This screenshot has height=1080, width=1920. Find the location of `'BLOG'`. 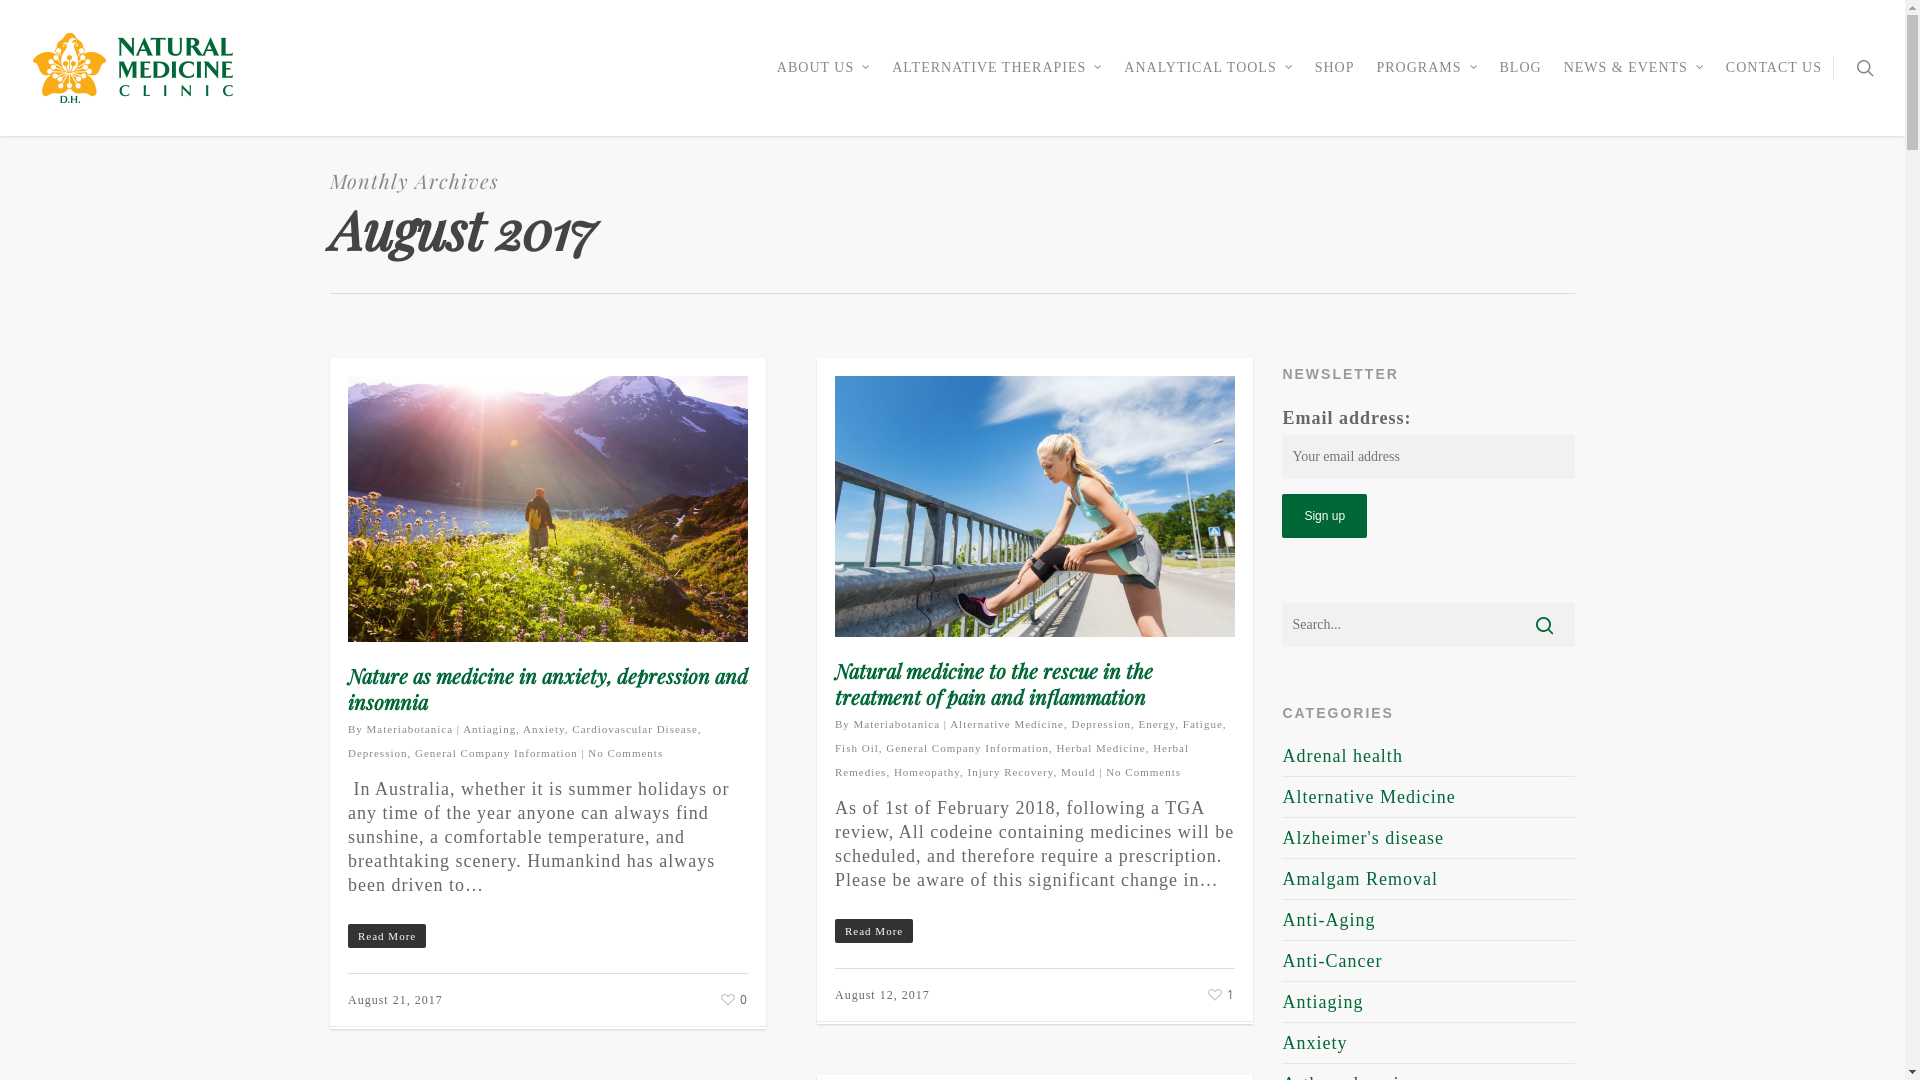

'BLOG' is located at coordinates (1520, 80).